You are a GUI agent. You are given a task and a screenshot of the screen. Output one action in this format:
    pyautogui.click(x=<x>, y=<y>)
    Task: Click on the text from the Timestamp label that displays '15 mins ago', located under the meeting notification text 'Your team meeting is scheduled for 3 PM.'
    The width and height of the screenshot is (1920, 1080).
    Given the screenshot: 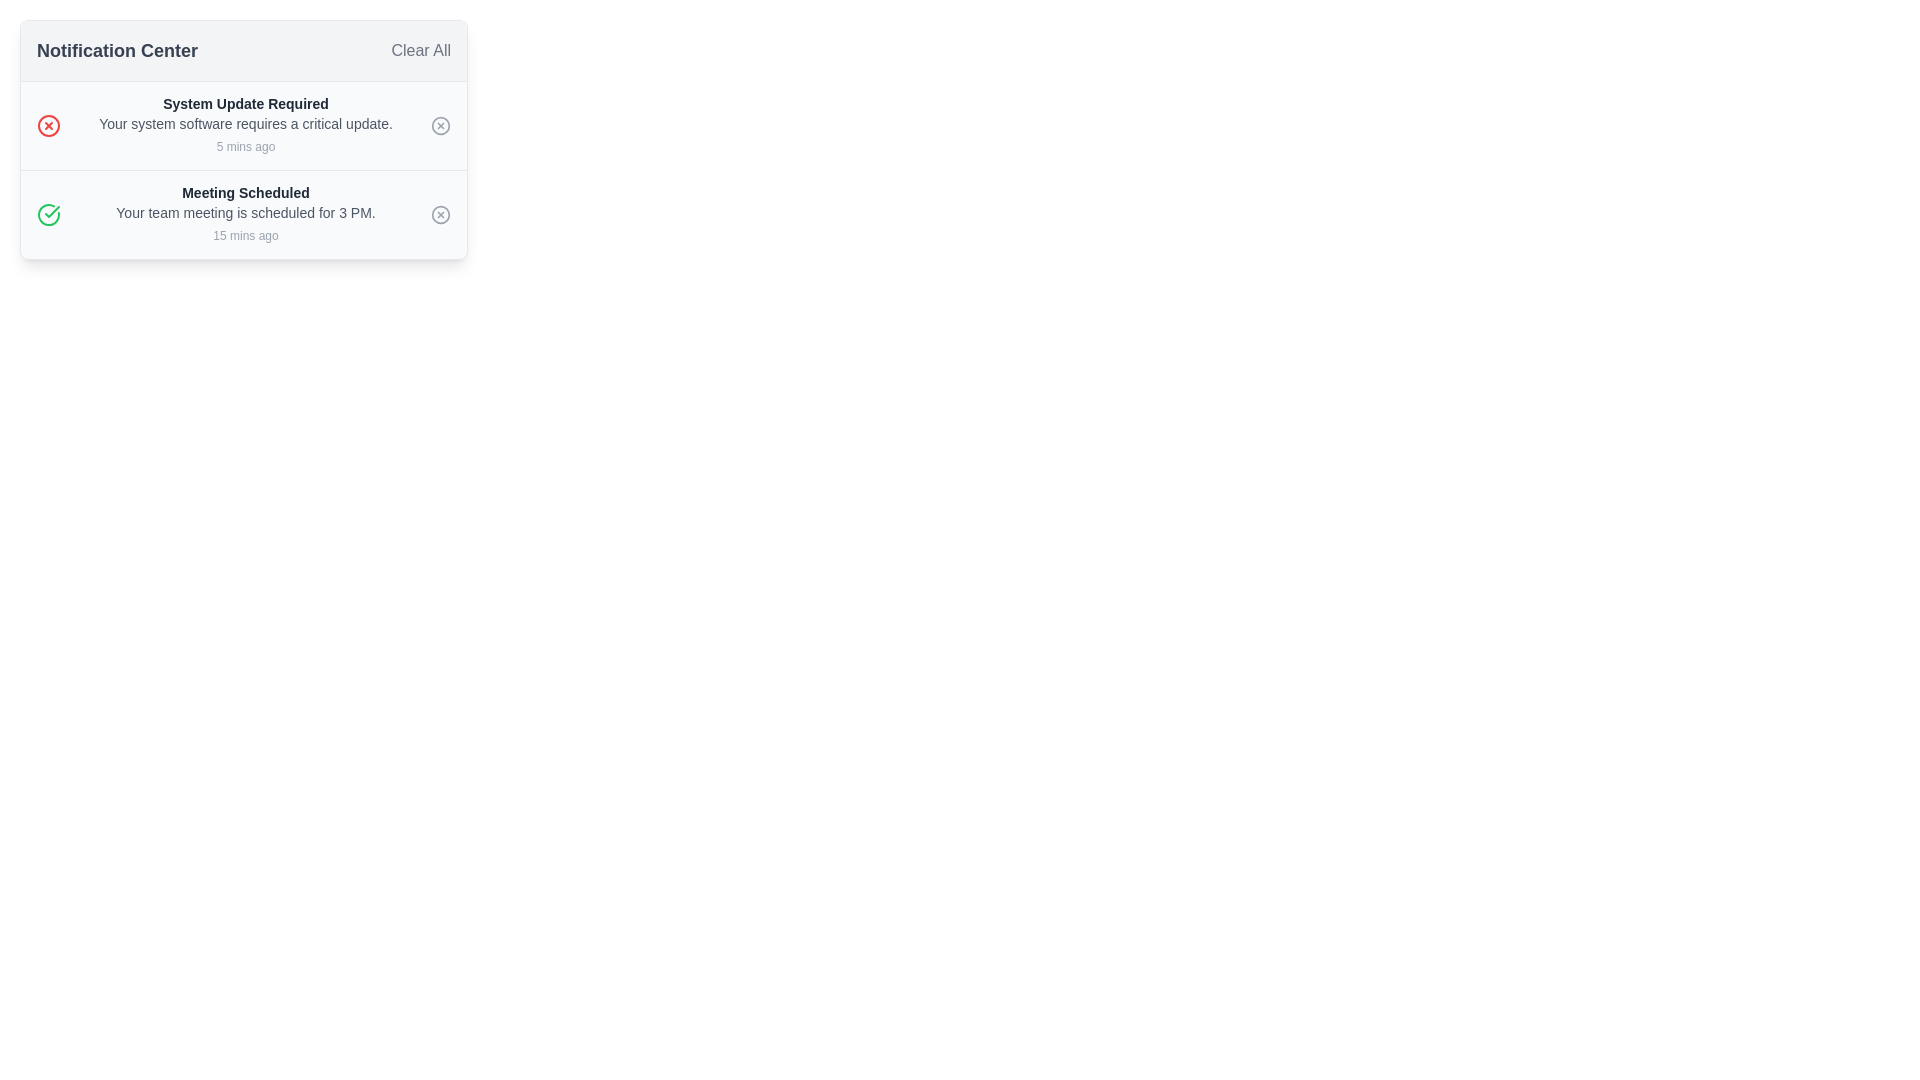 What is the action you would take?
    pyautogui.click(x=244, y=234)
    